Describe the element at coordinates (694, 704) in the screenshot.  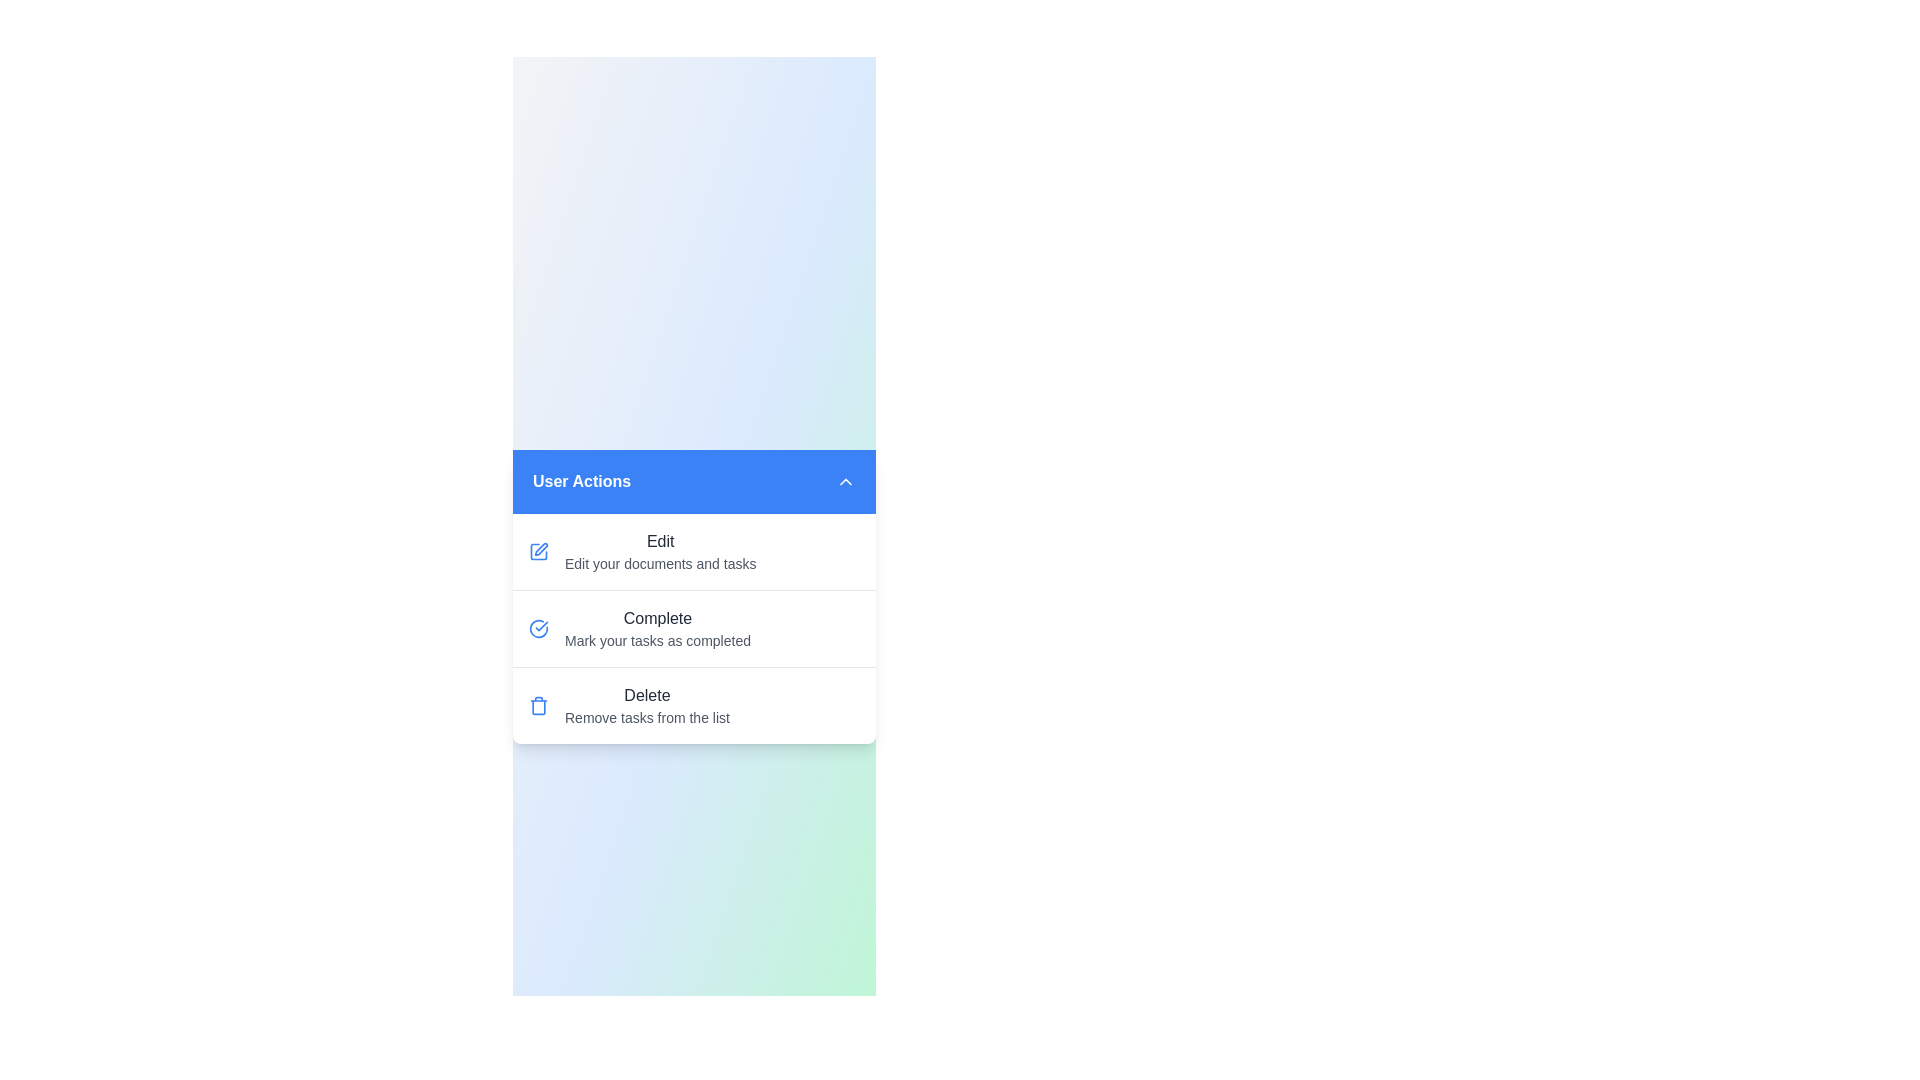
I see `the 'Delete' menu item in the list` at that location.